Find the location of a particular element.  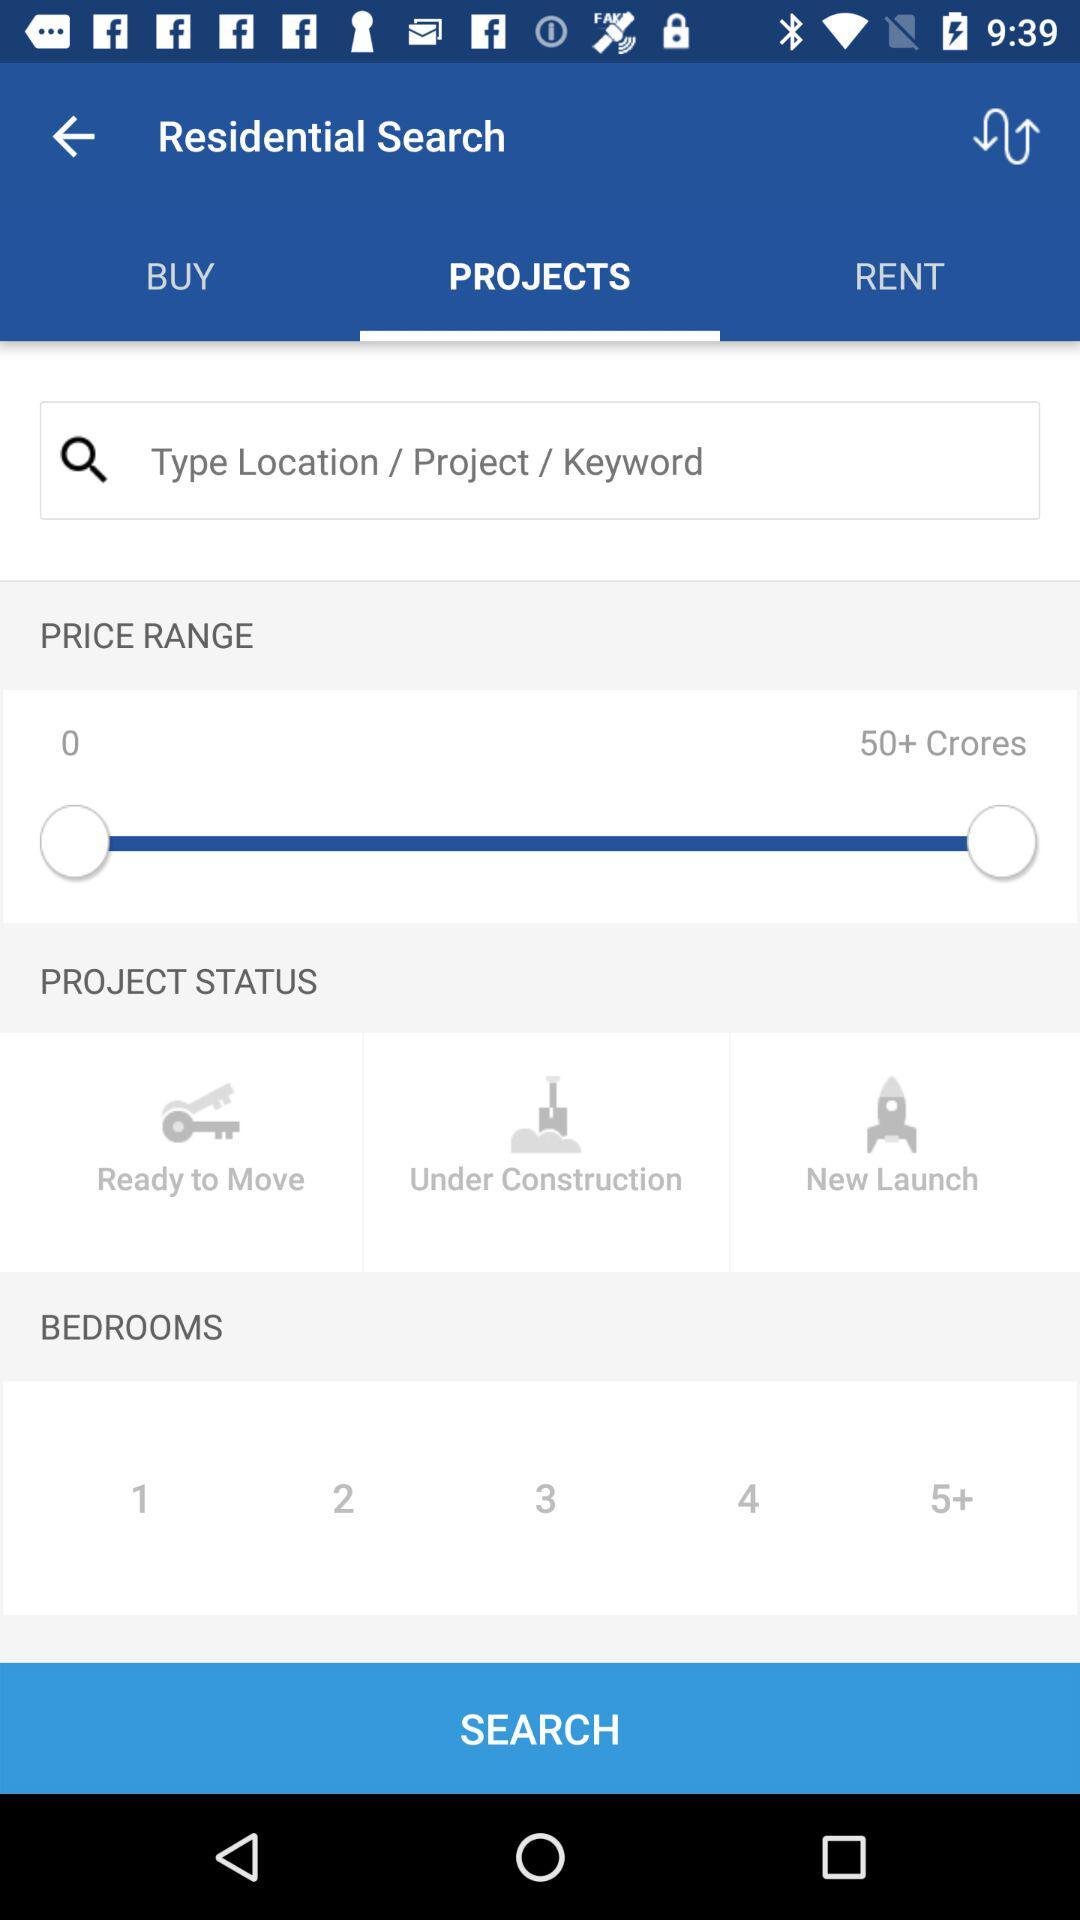

the icon to the left of 2 icon is located at coordinates (140, 1498).